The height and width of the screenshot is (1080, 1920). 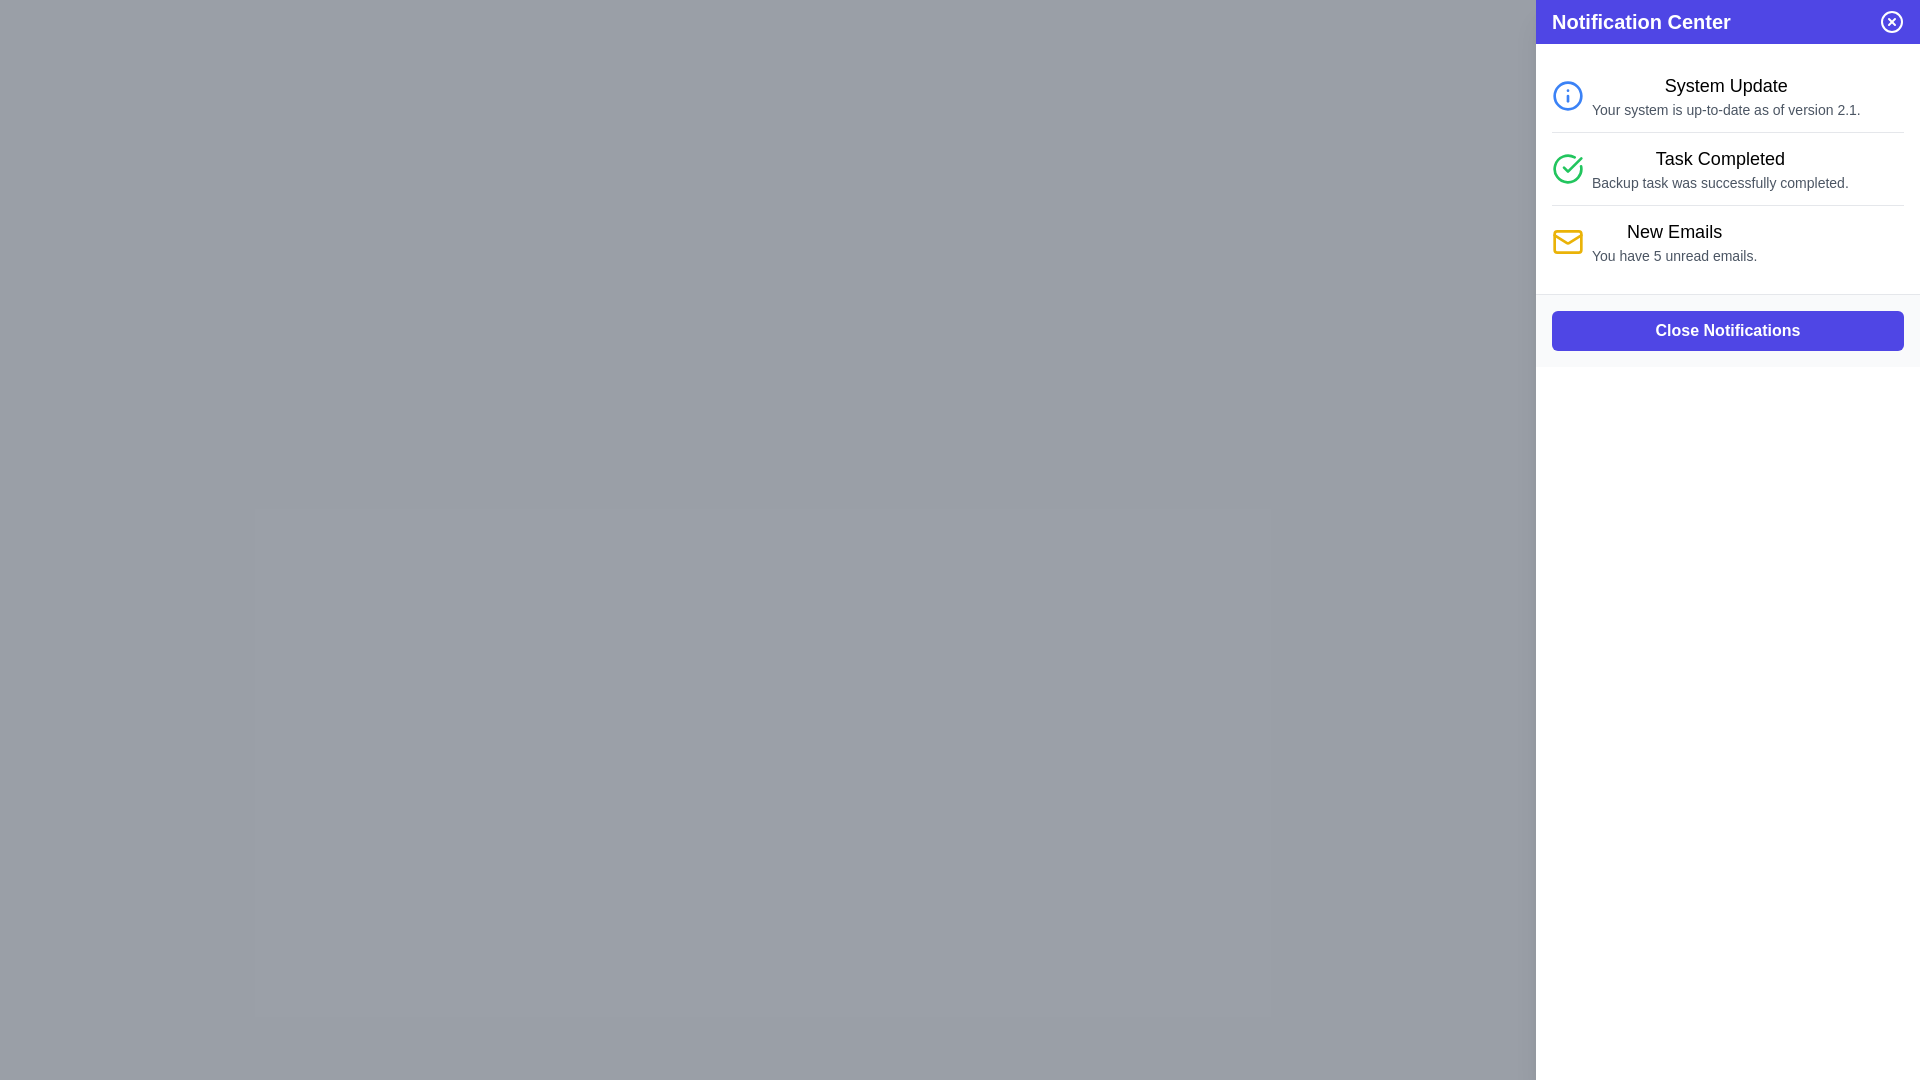 I want to click on SVG Circle Icon located at the top right corner of the Notification Center panel for detailed information, so click(x=1890, y=22).